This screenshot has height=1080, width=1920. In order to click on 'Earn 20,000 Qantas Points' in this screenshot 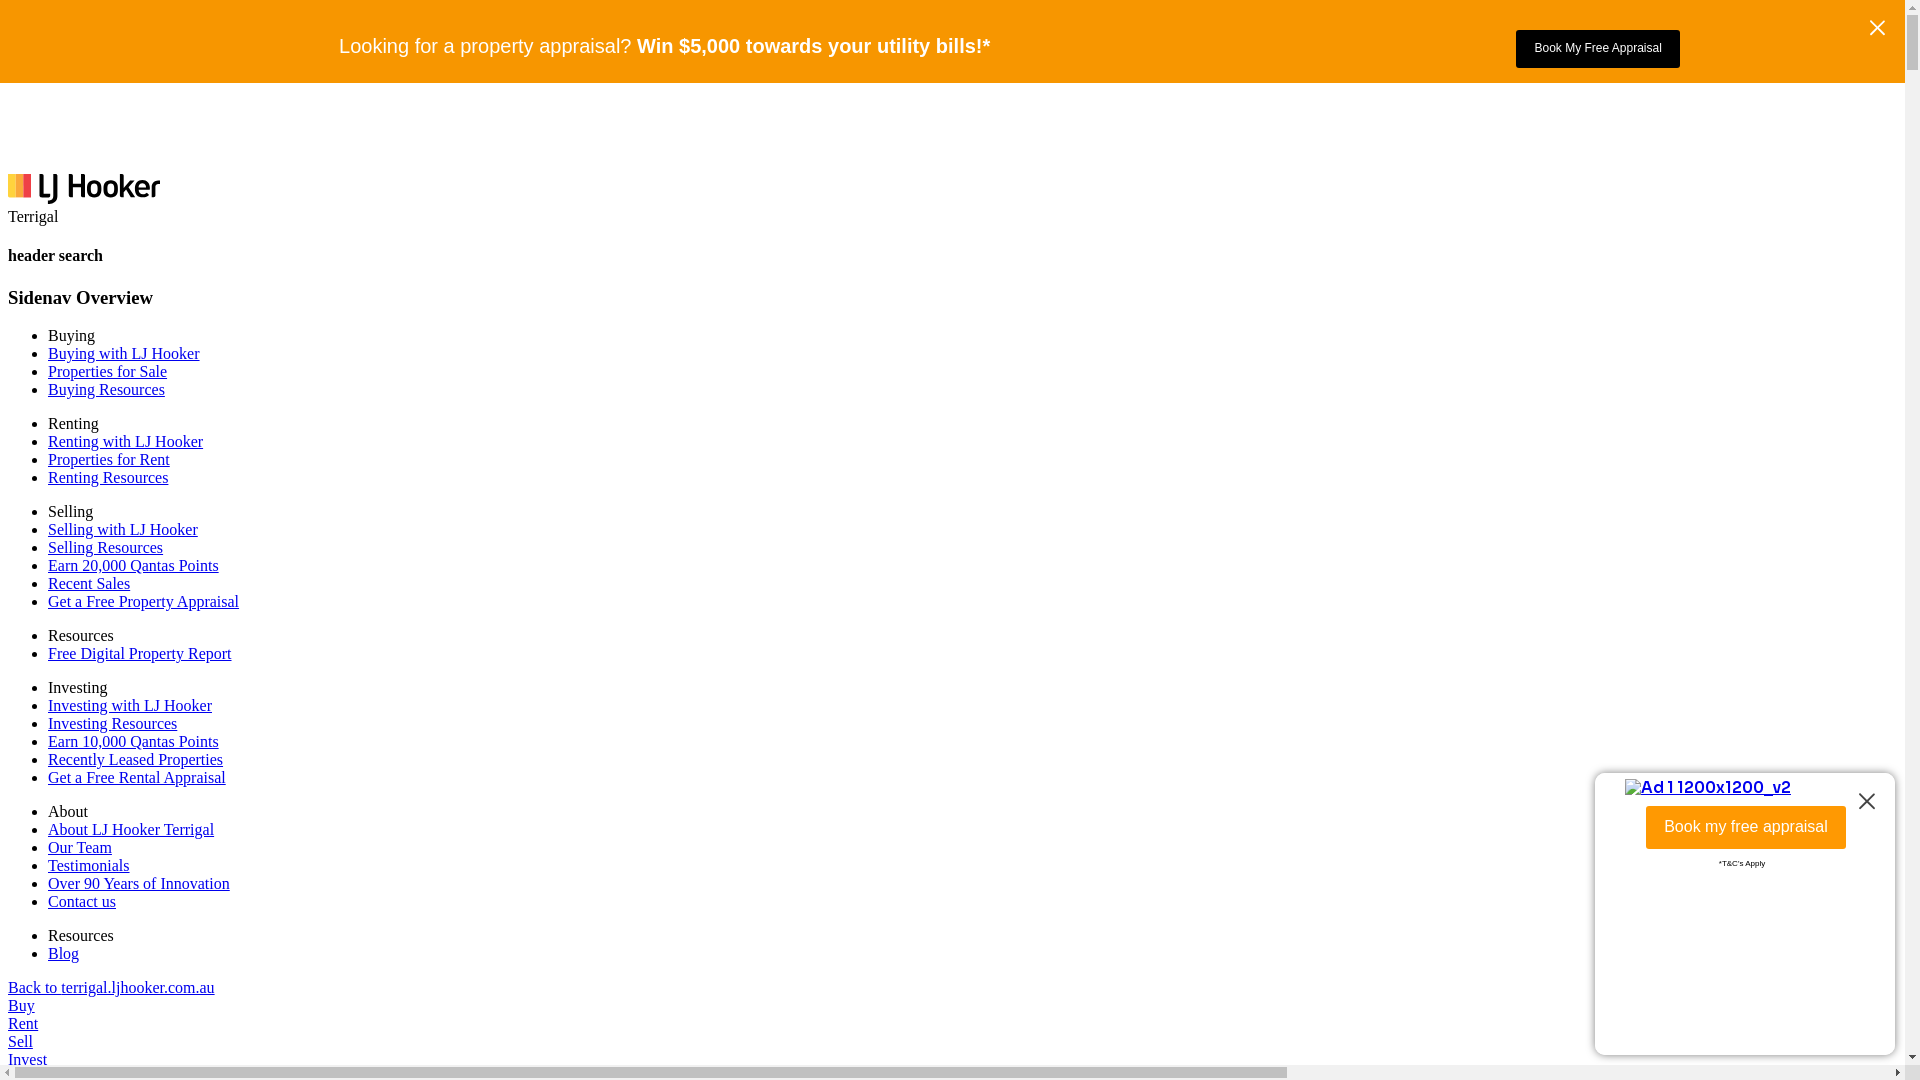, I will do `click(132, 565)`.